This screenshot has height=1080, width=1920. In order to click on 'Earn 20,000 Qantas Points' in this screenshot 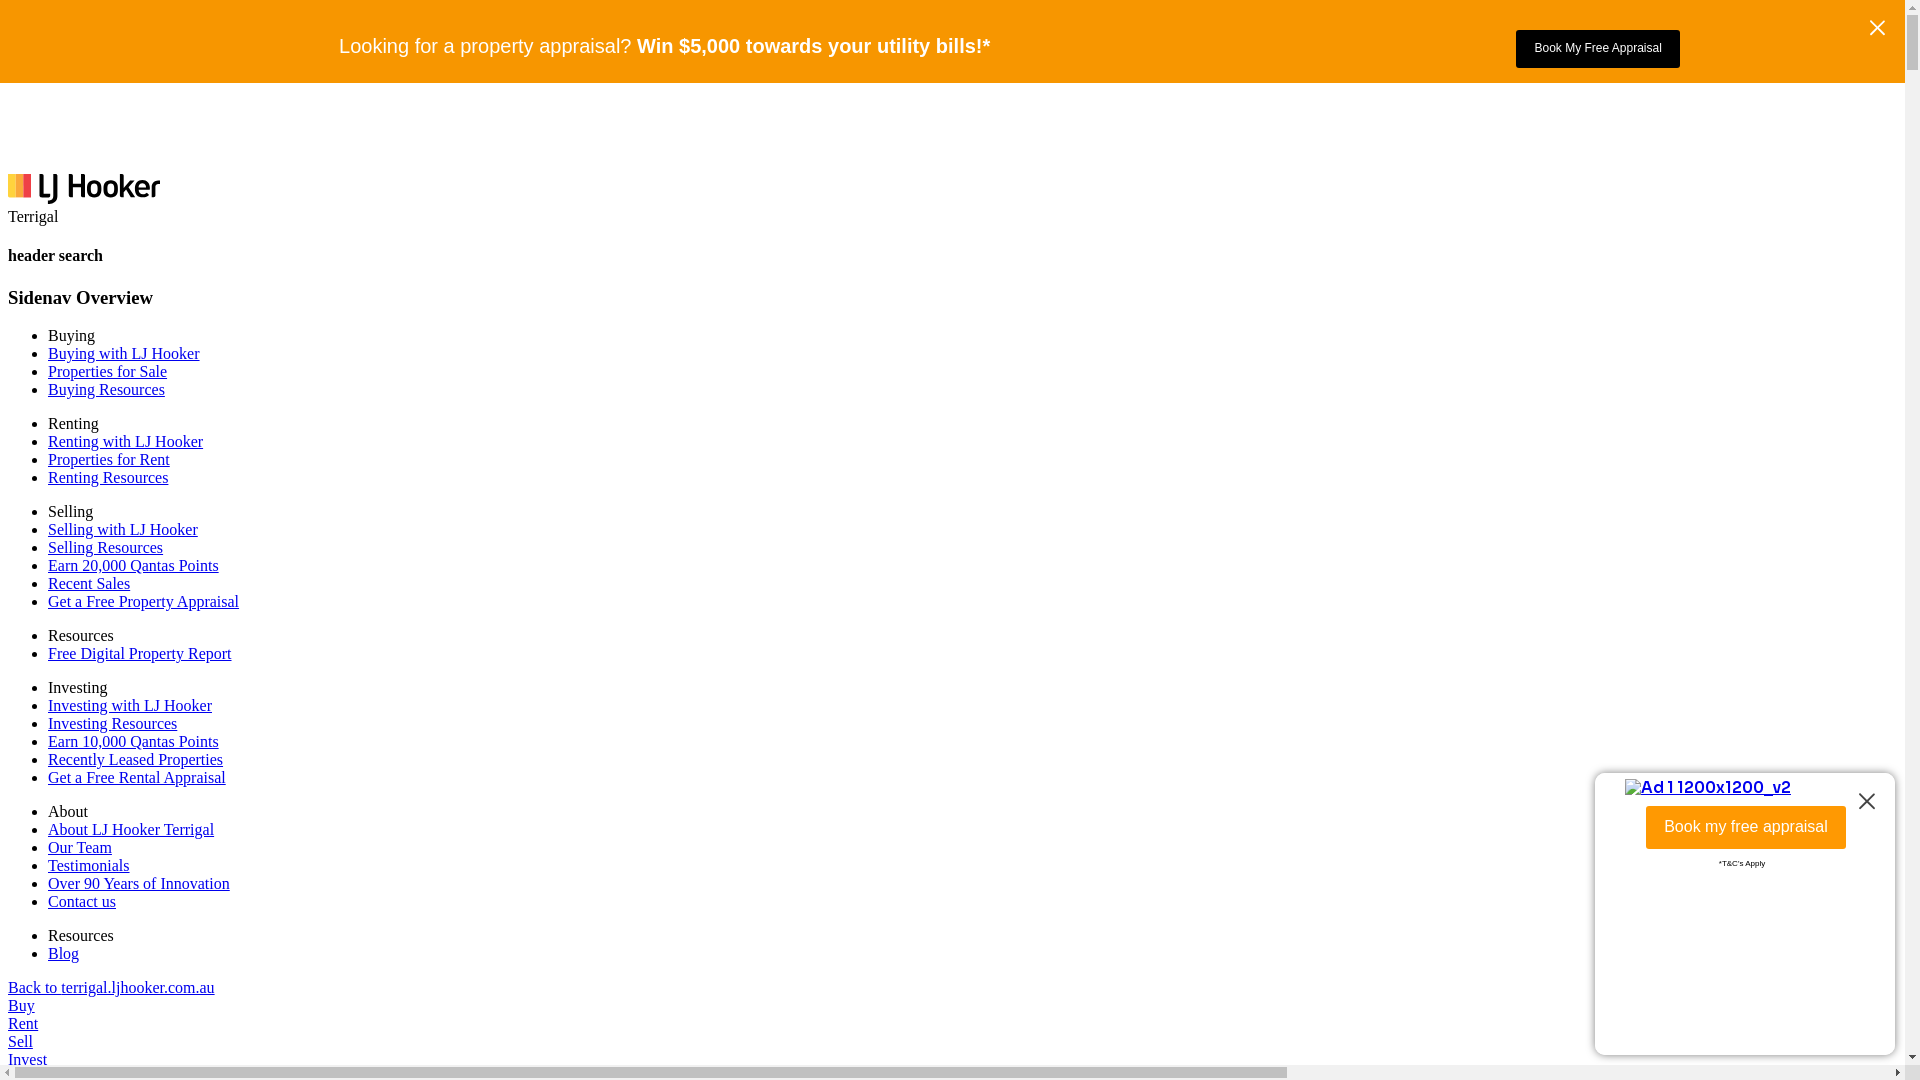, I will do `click(132, 565)`.